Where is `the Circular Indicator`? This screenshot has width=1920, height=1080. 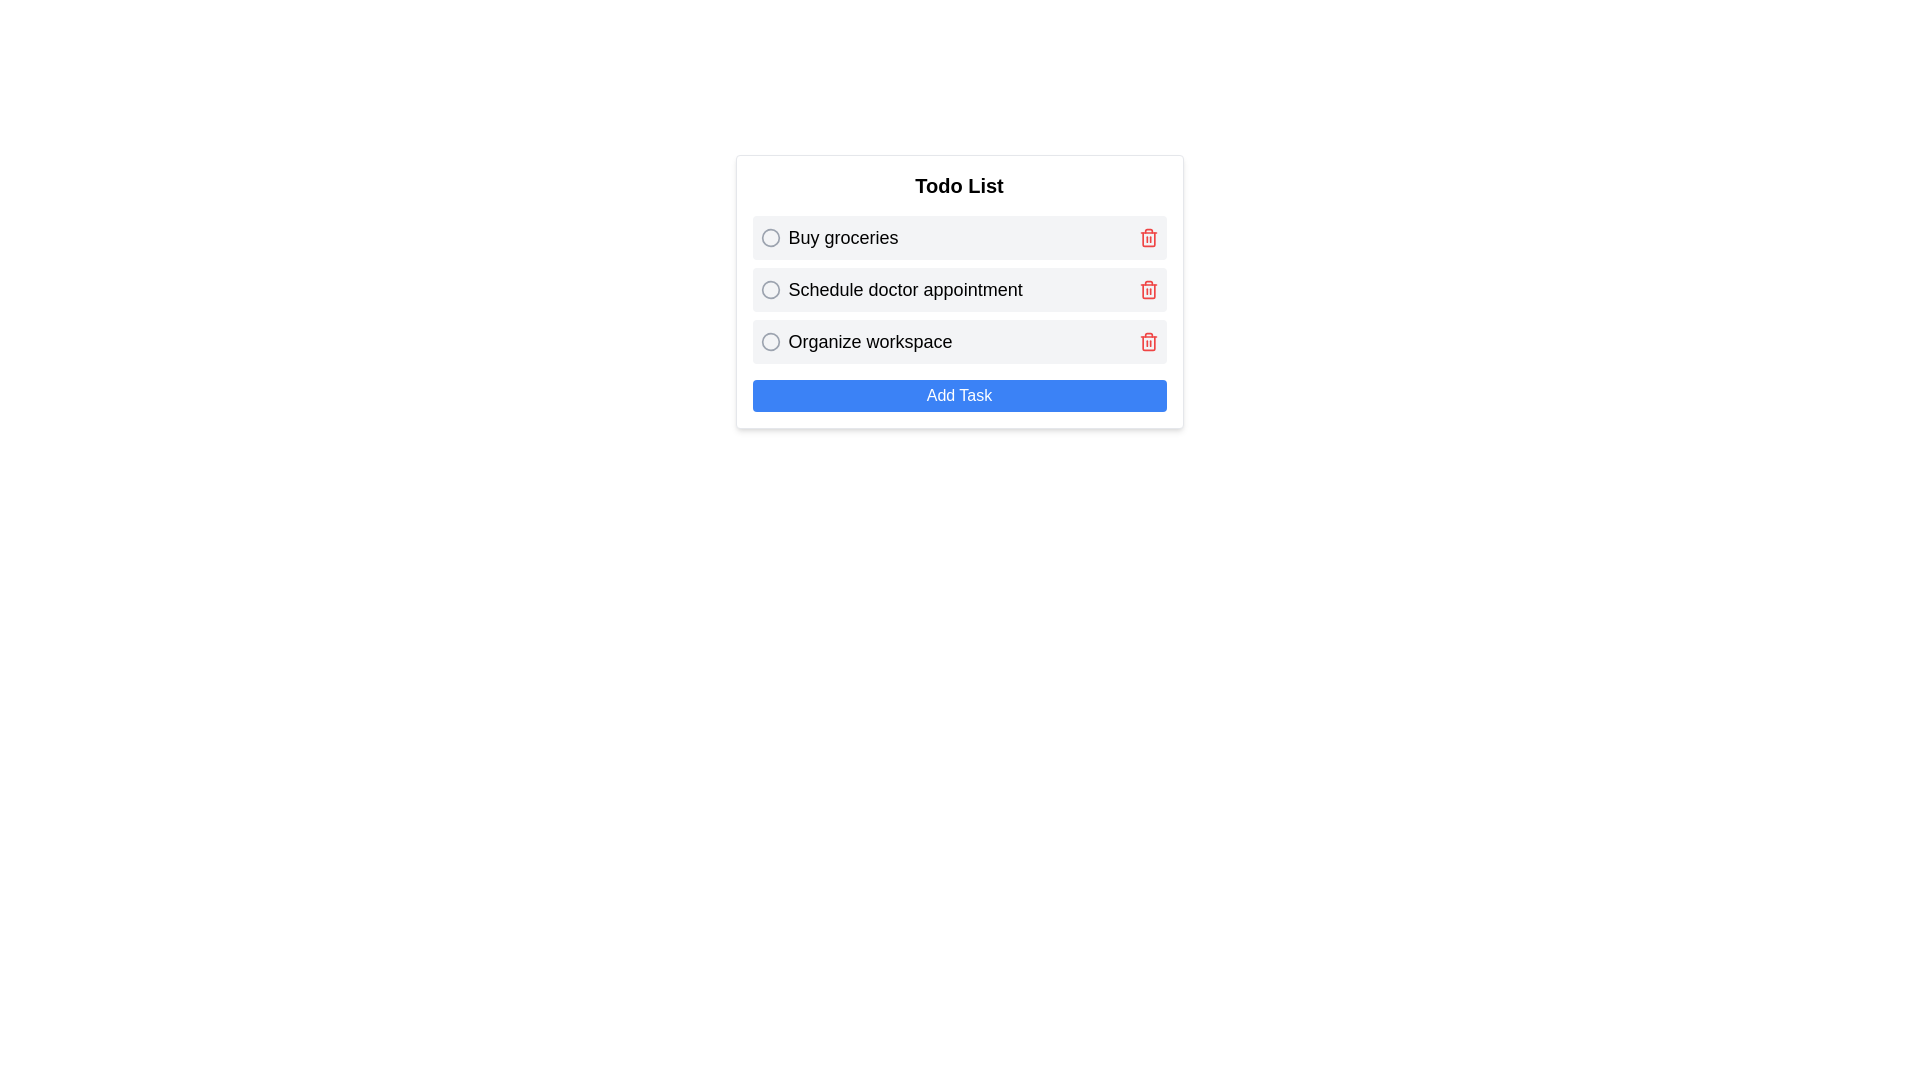
the Circular Indicator is located at coordinates (769, 237).